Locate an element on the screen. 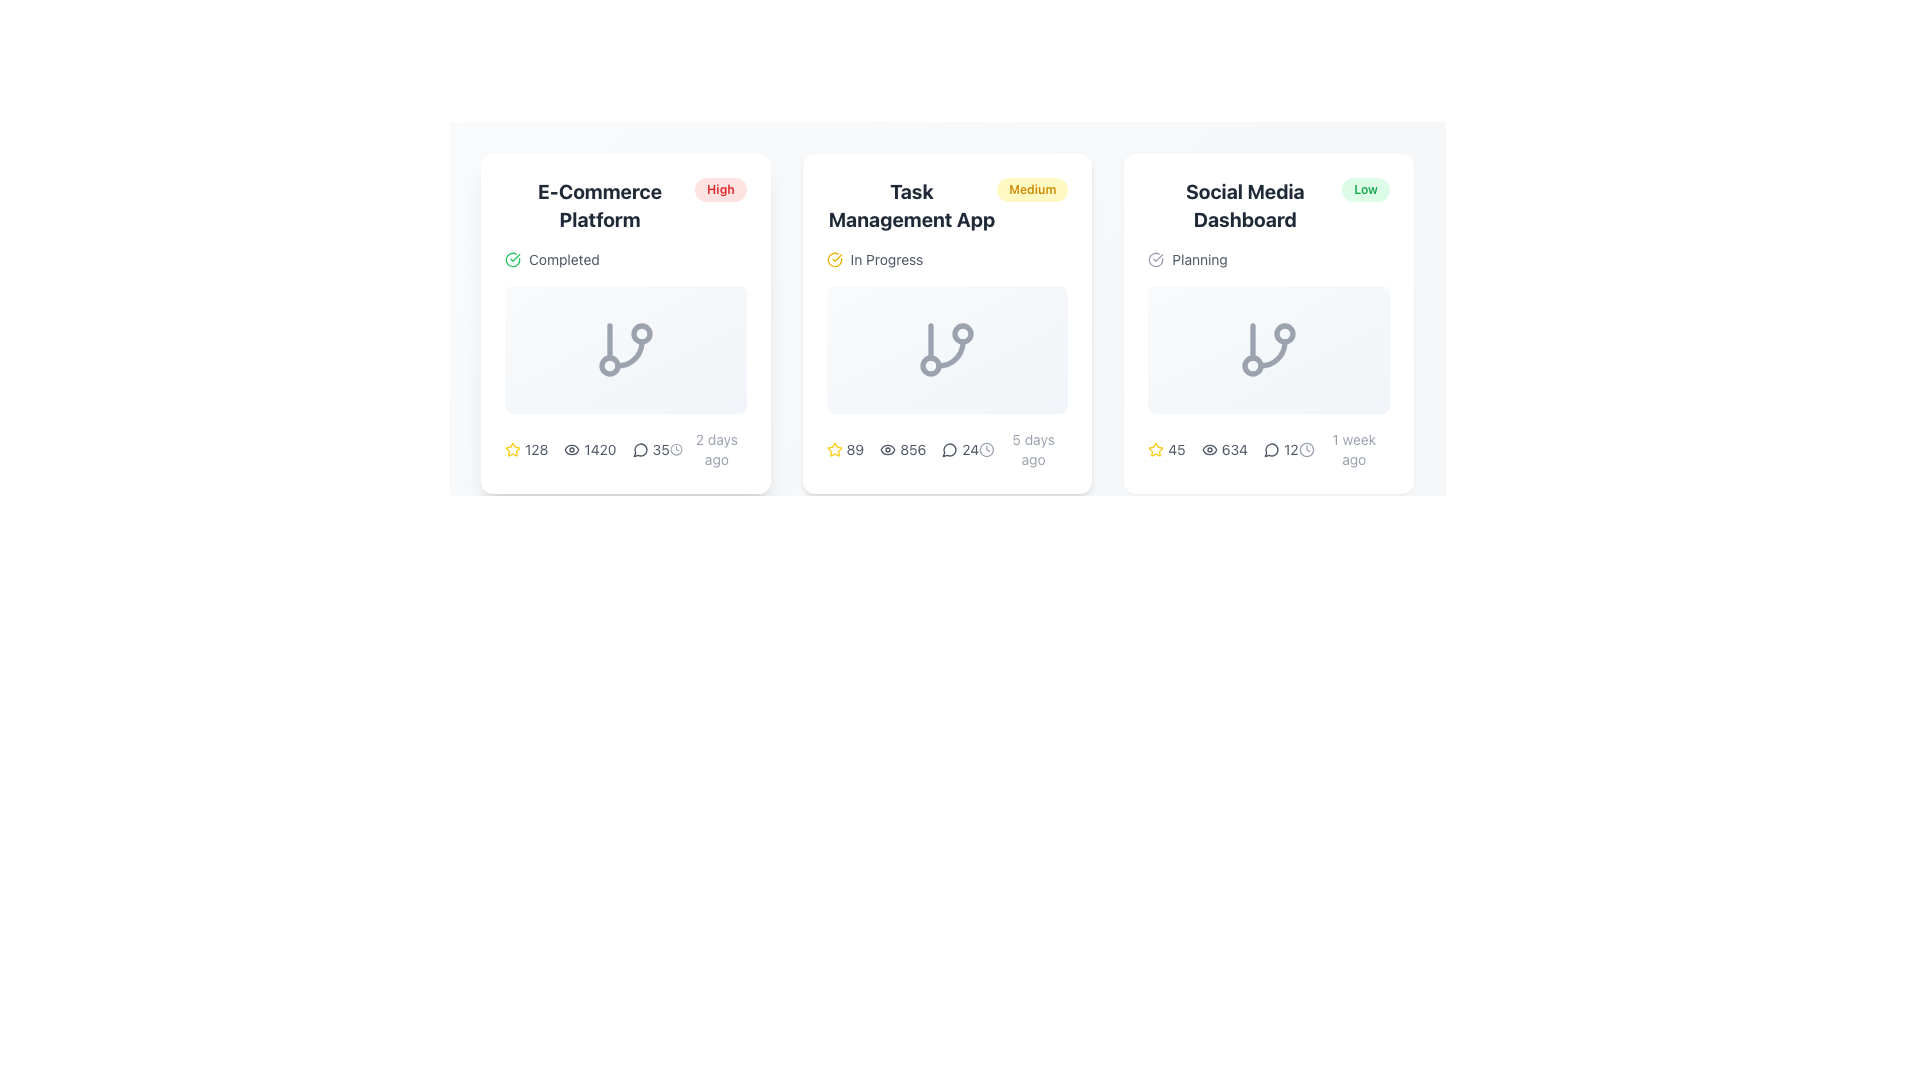  the pill-shaped label with the text 'Medium' in yellow, located to the right of the 'Task Management App' heading is located at coordinates (1032, 189).